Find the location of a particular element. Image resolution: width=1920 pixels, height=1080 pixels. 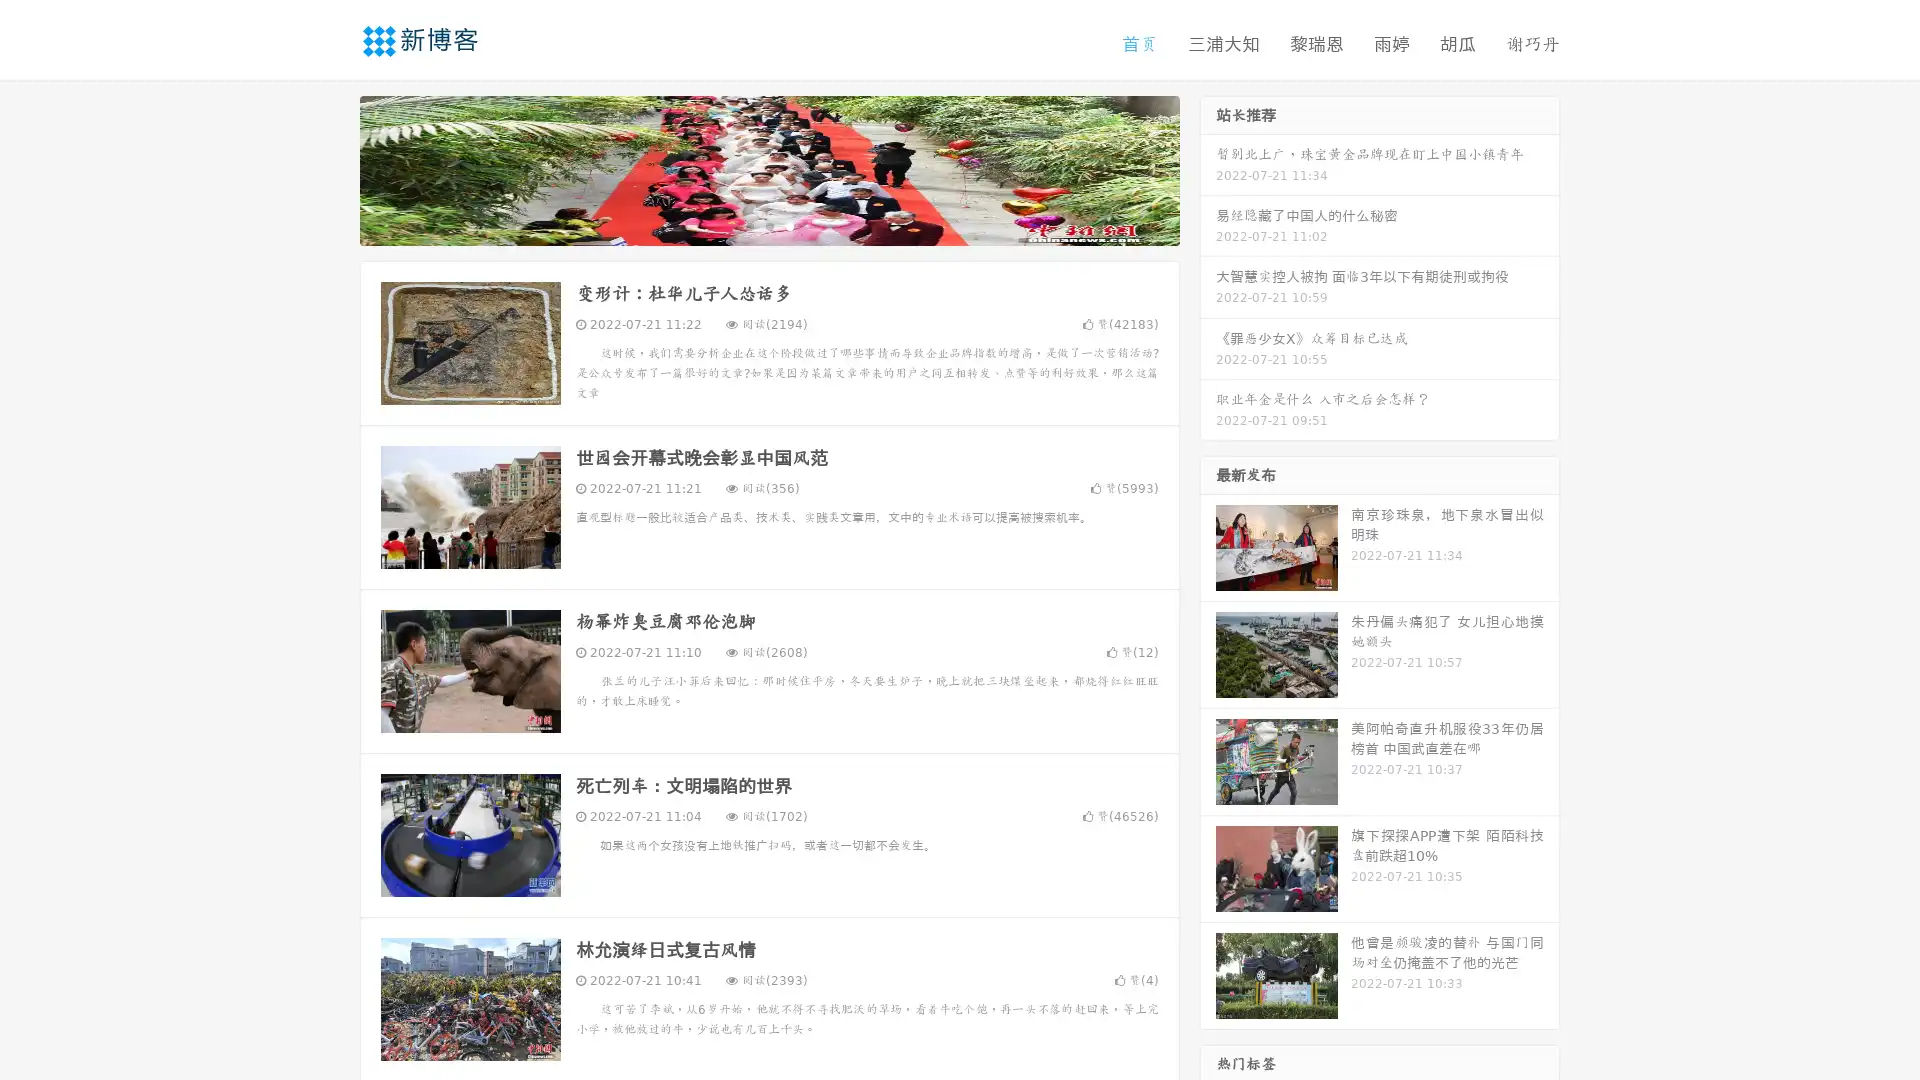

Next slide is located at coordinates (1208, 168).